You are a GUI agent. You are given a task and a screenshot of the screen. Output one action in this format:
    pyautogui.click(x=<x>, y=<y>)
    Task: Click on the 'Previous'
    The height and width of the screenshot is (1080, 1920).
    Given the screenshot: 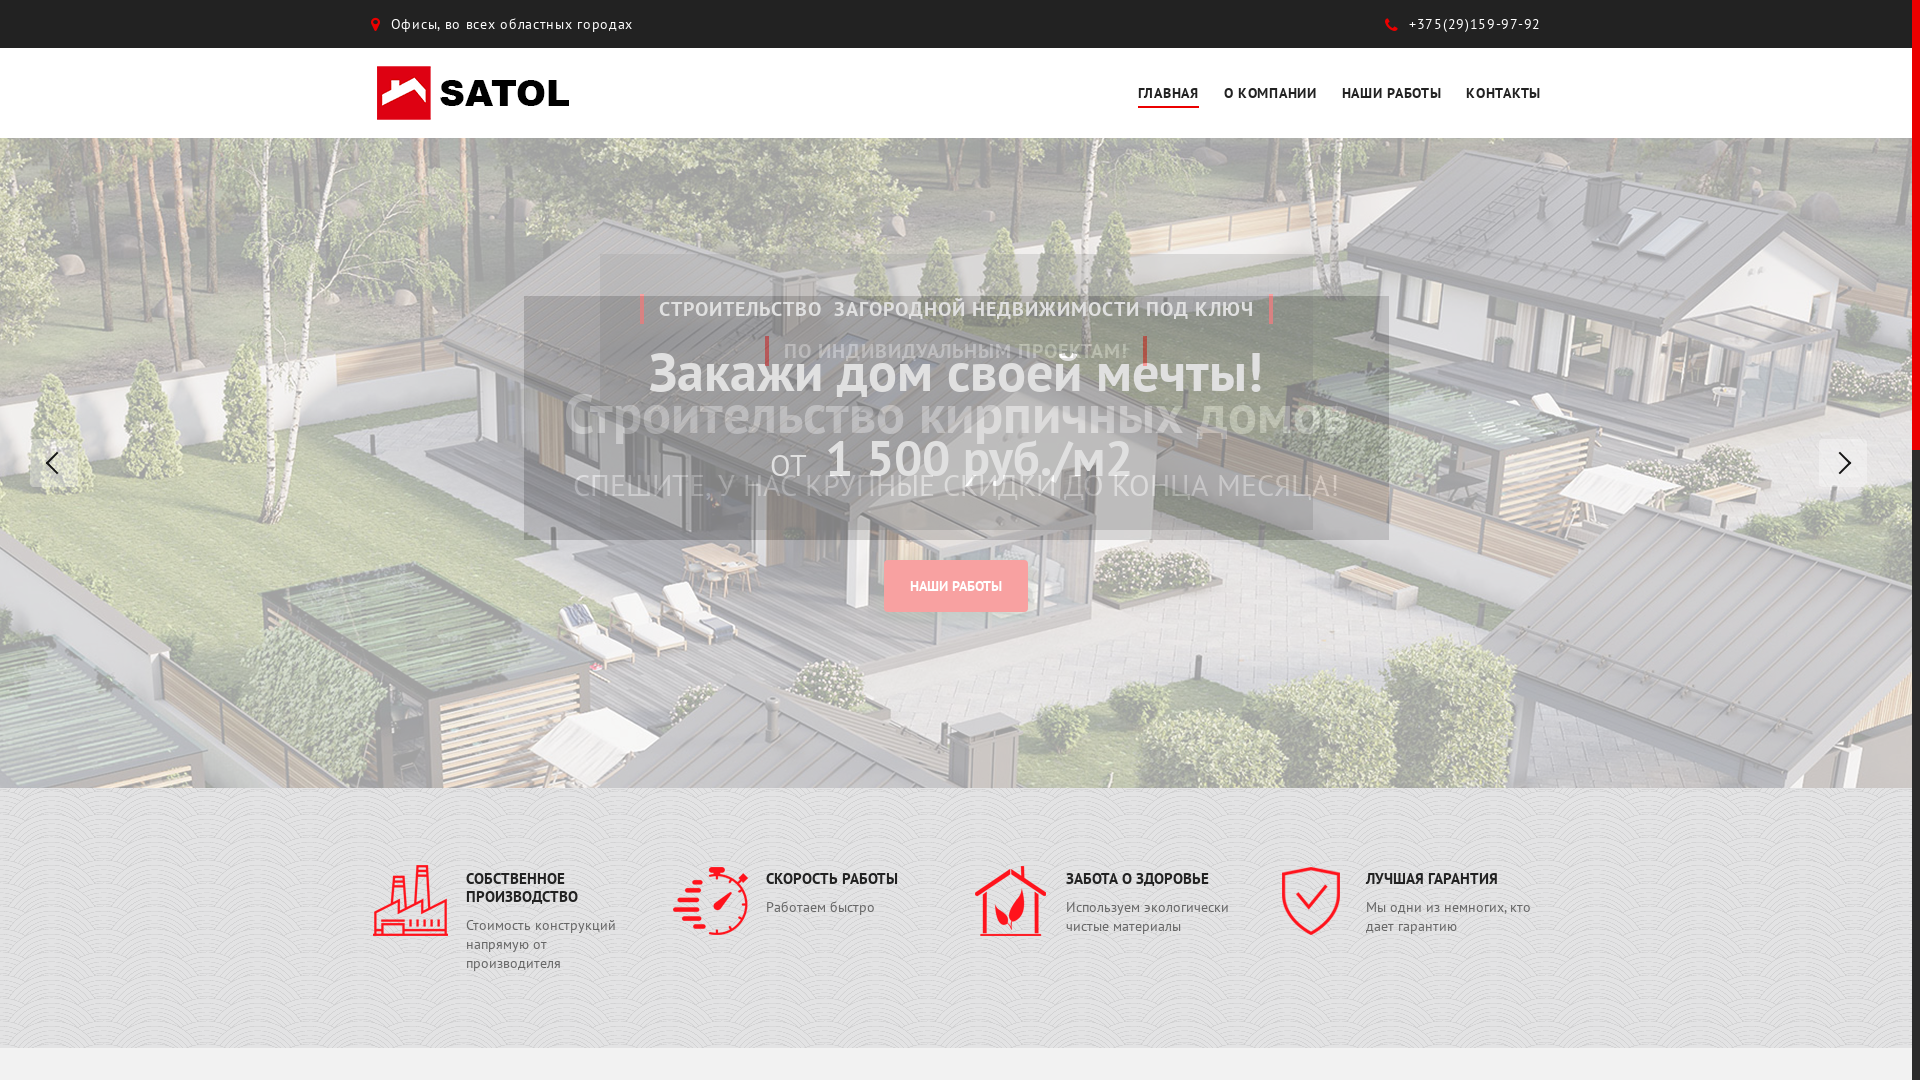 What is the action you would take?
    pyautogui.click(x=53, y=462)
    